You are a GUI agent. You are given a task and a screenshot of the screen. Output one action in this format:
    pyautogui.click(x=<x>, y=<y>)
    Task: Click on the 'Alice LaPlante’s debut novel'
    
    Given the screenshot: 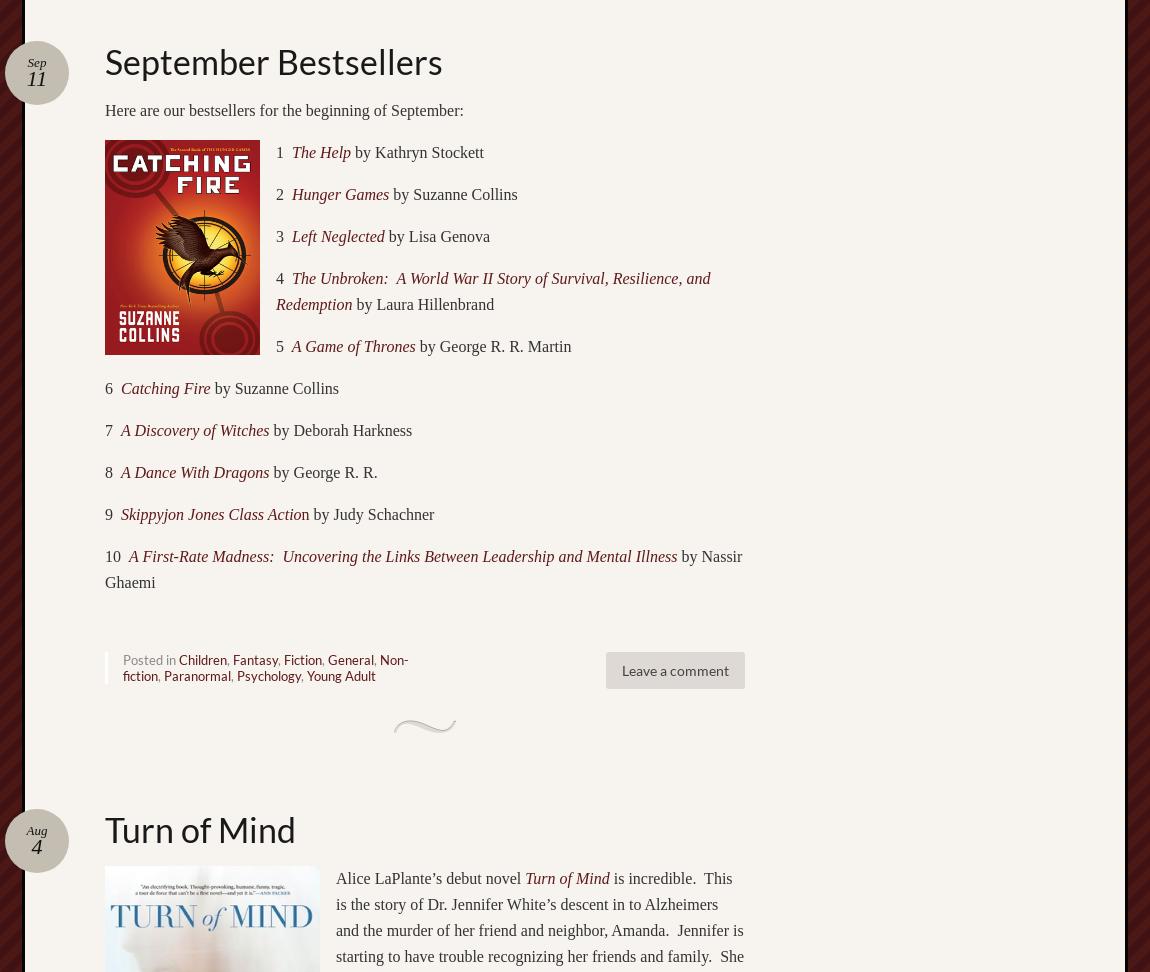 What is the action you would take?
    pyautogui.click(x=430, y=877)
    